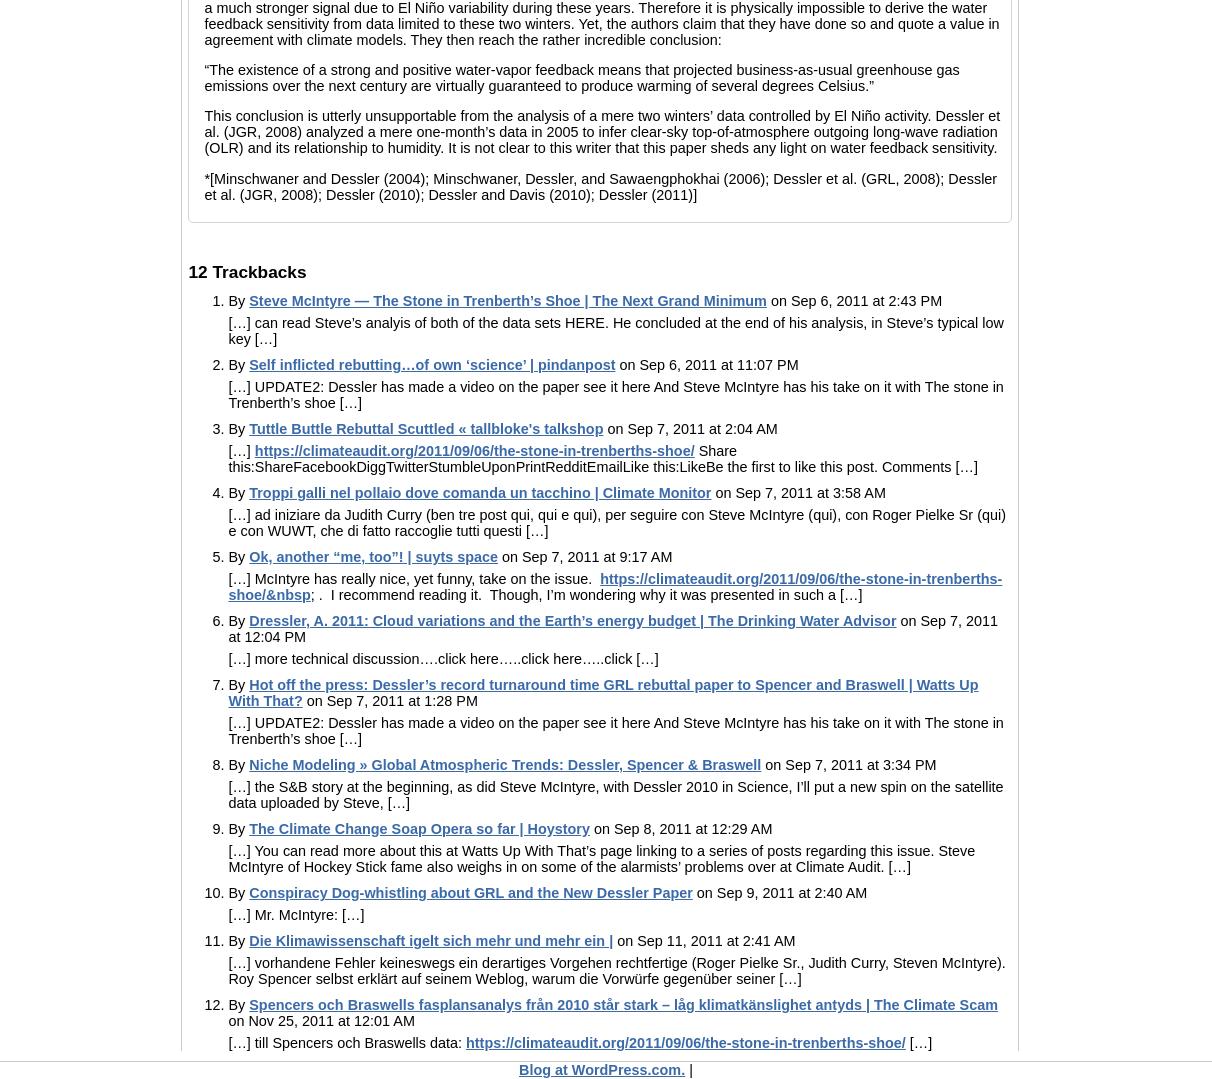 The width and height of the screenshot is (1212, 1079). What do you see at coordinates (615, 522) in the screenshot?
I see `'[…] ad iniziare da Judith Curry (ben tre post qui, qui e qui), per seguire con Steve McIntyre (qui), con Roger Pielke Sr (qui) e con WUWT, che di fatto raccoglie tutti questi […]'` at bounding box center [615, 522].